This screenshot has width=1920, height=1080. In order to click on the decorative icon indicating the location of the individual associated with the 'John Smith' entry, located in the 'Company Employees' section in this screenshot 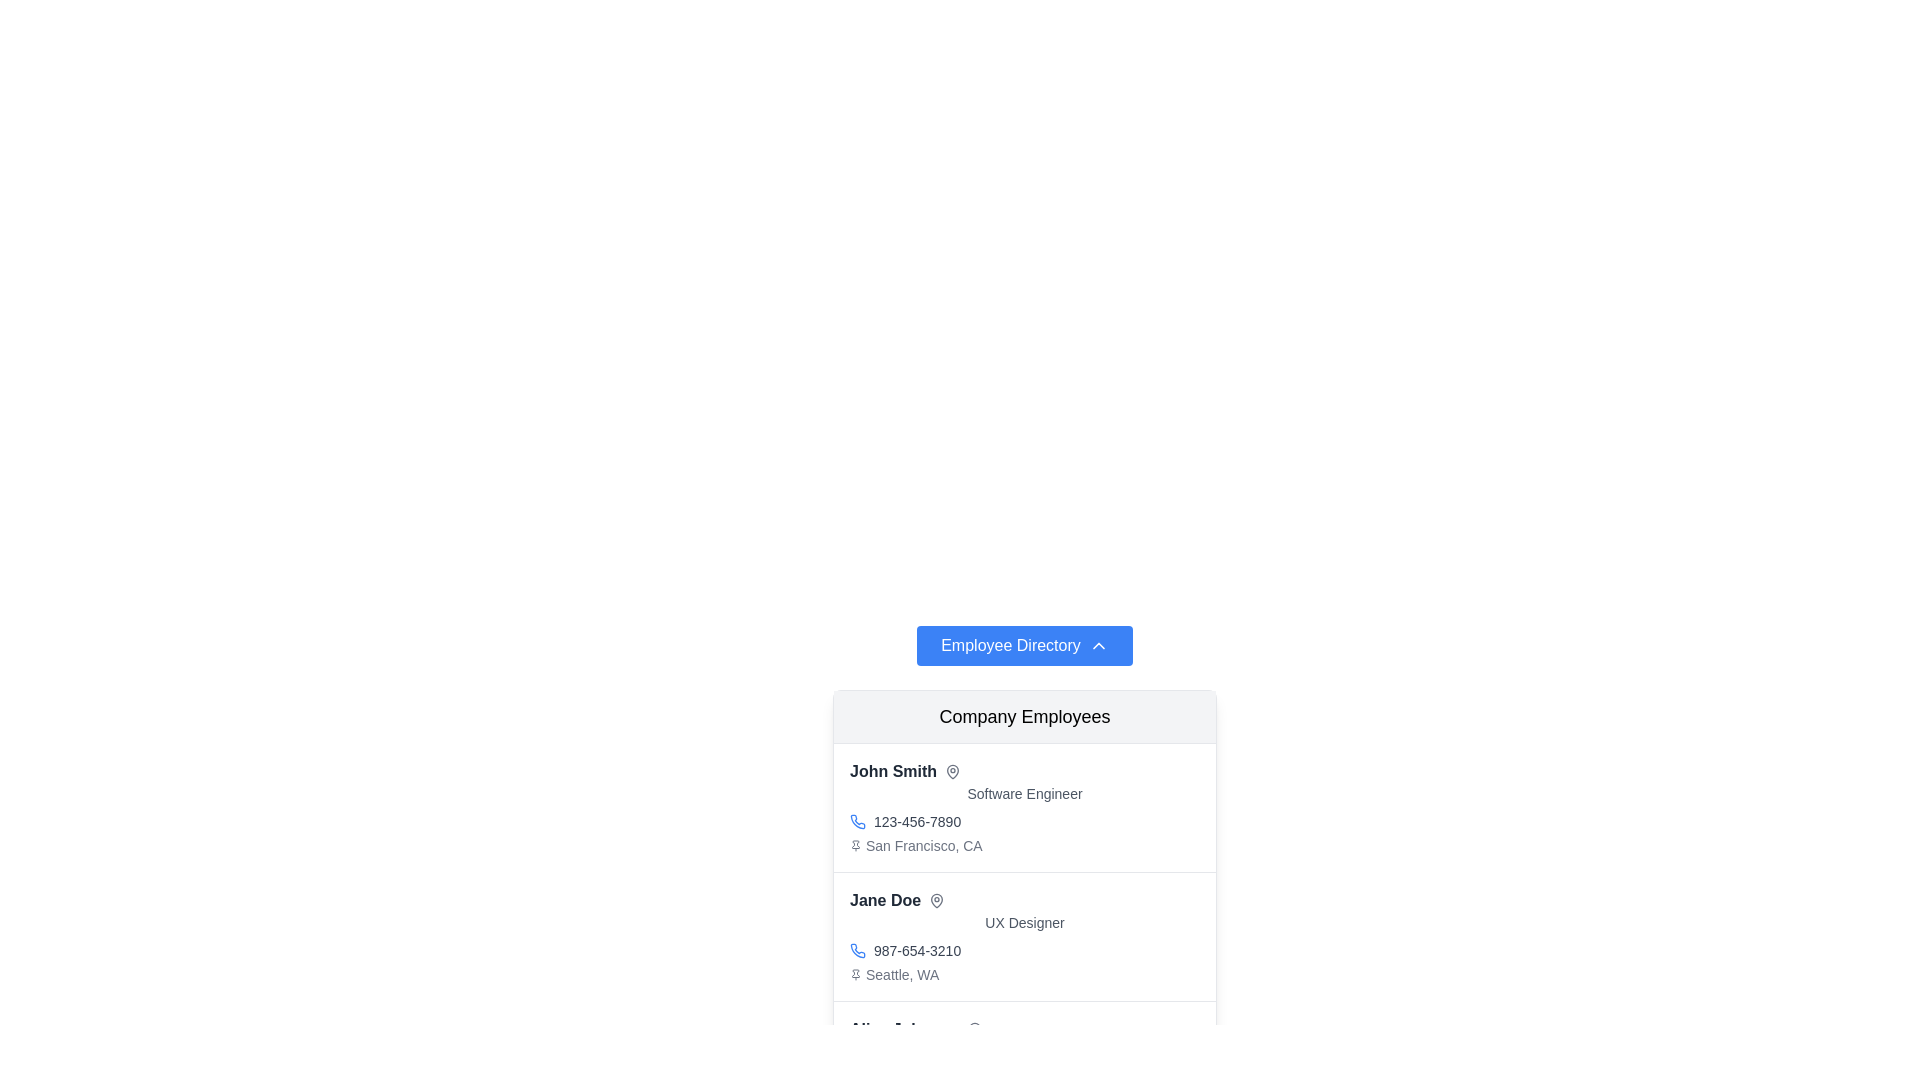, I will do `click(952, 770)`.